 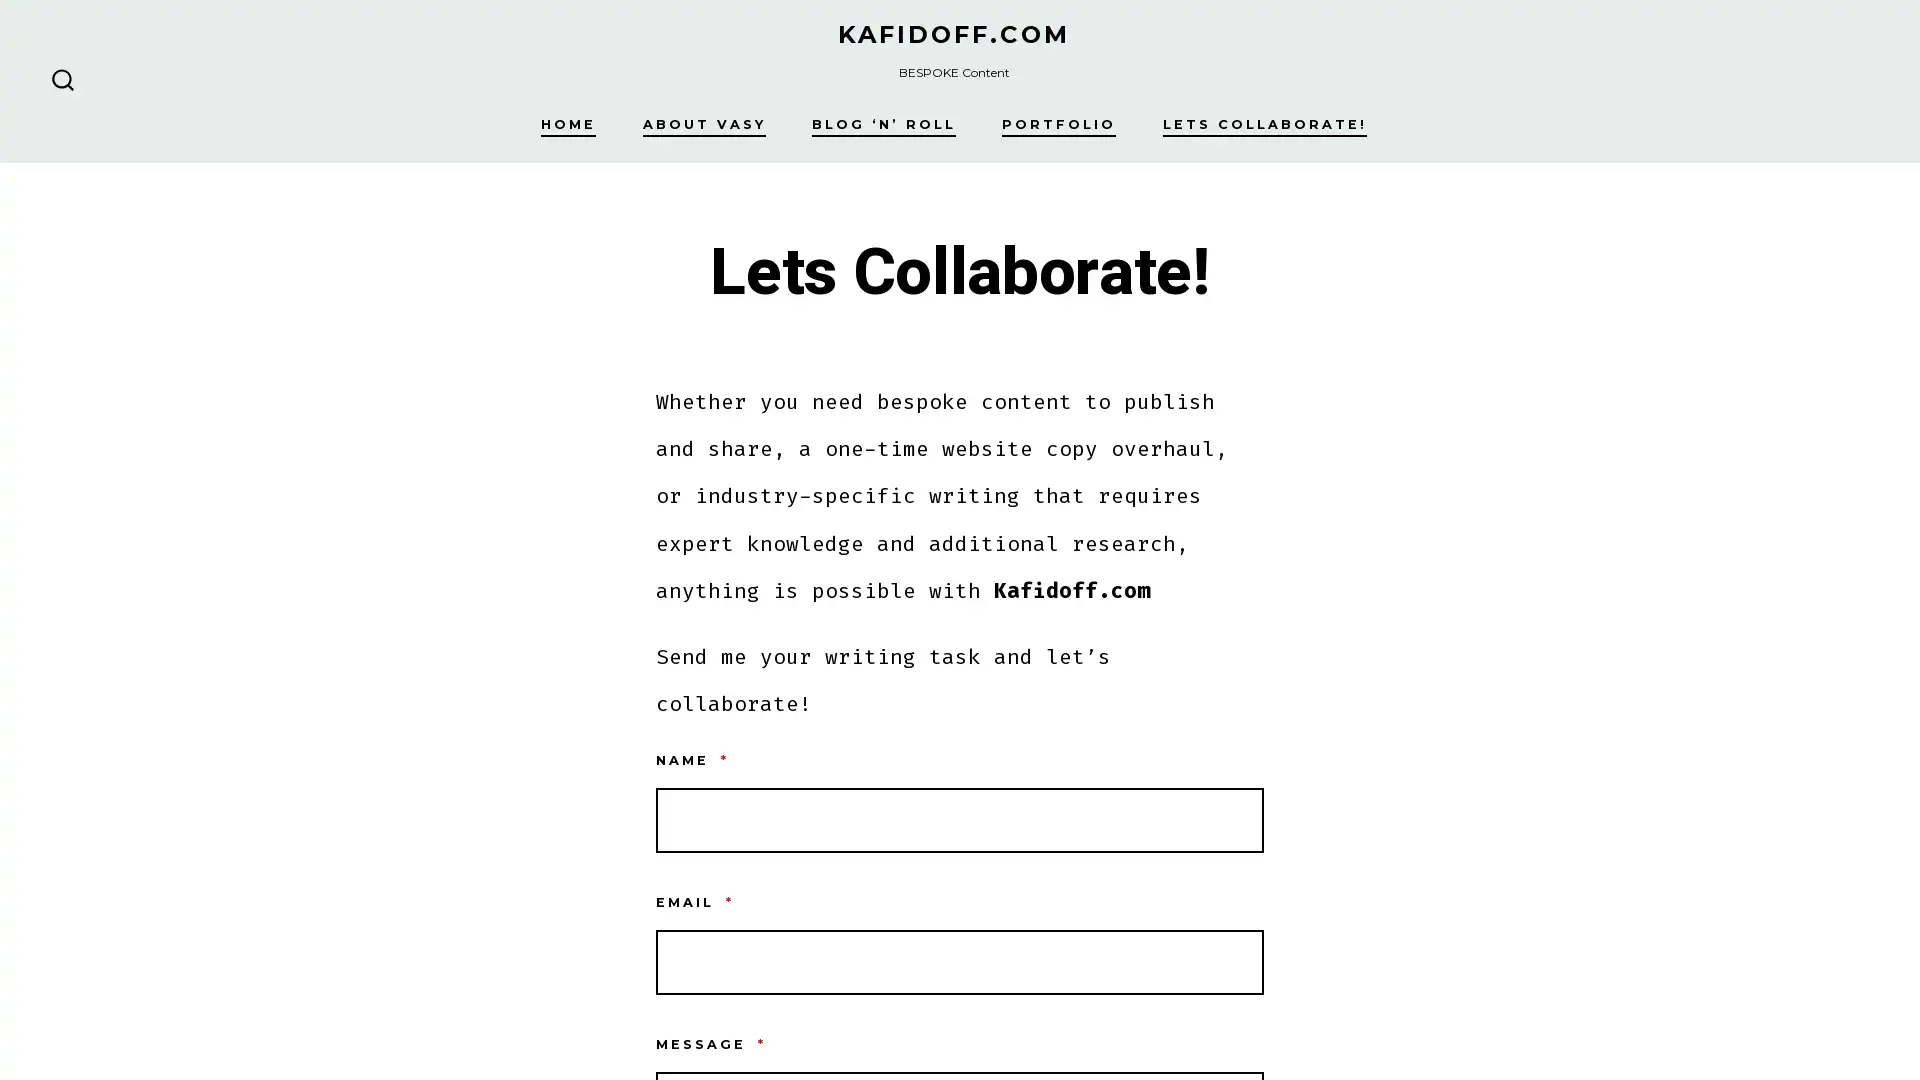 What do you see at coordinates (62, 80) in the screenshot?
I see `SEARCH TOGGLE` at bounding box center [62, 80].